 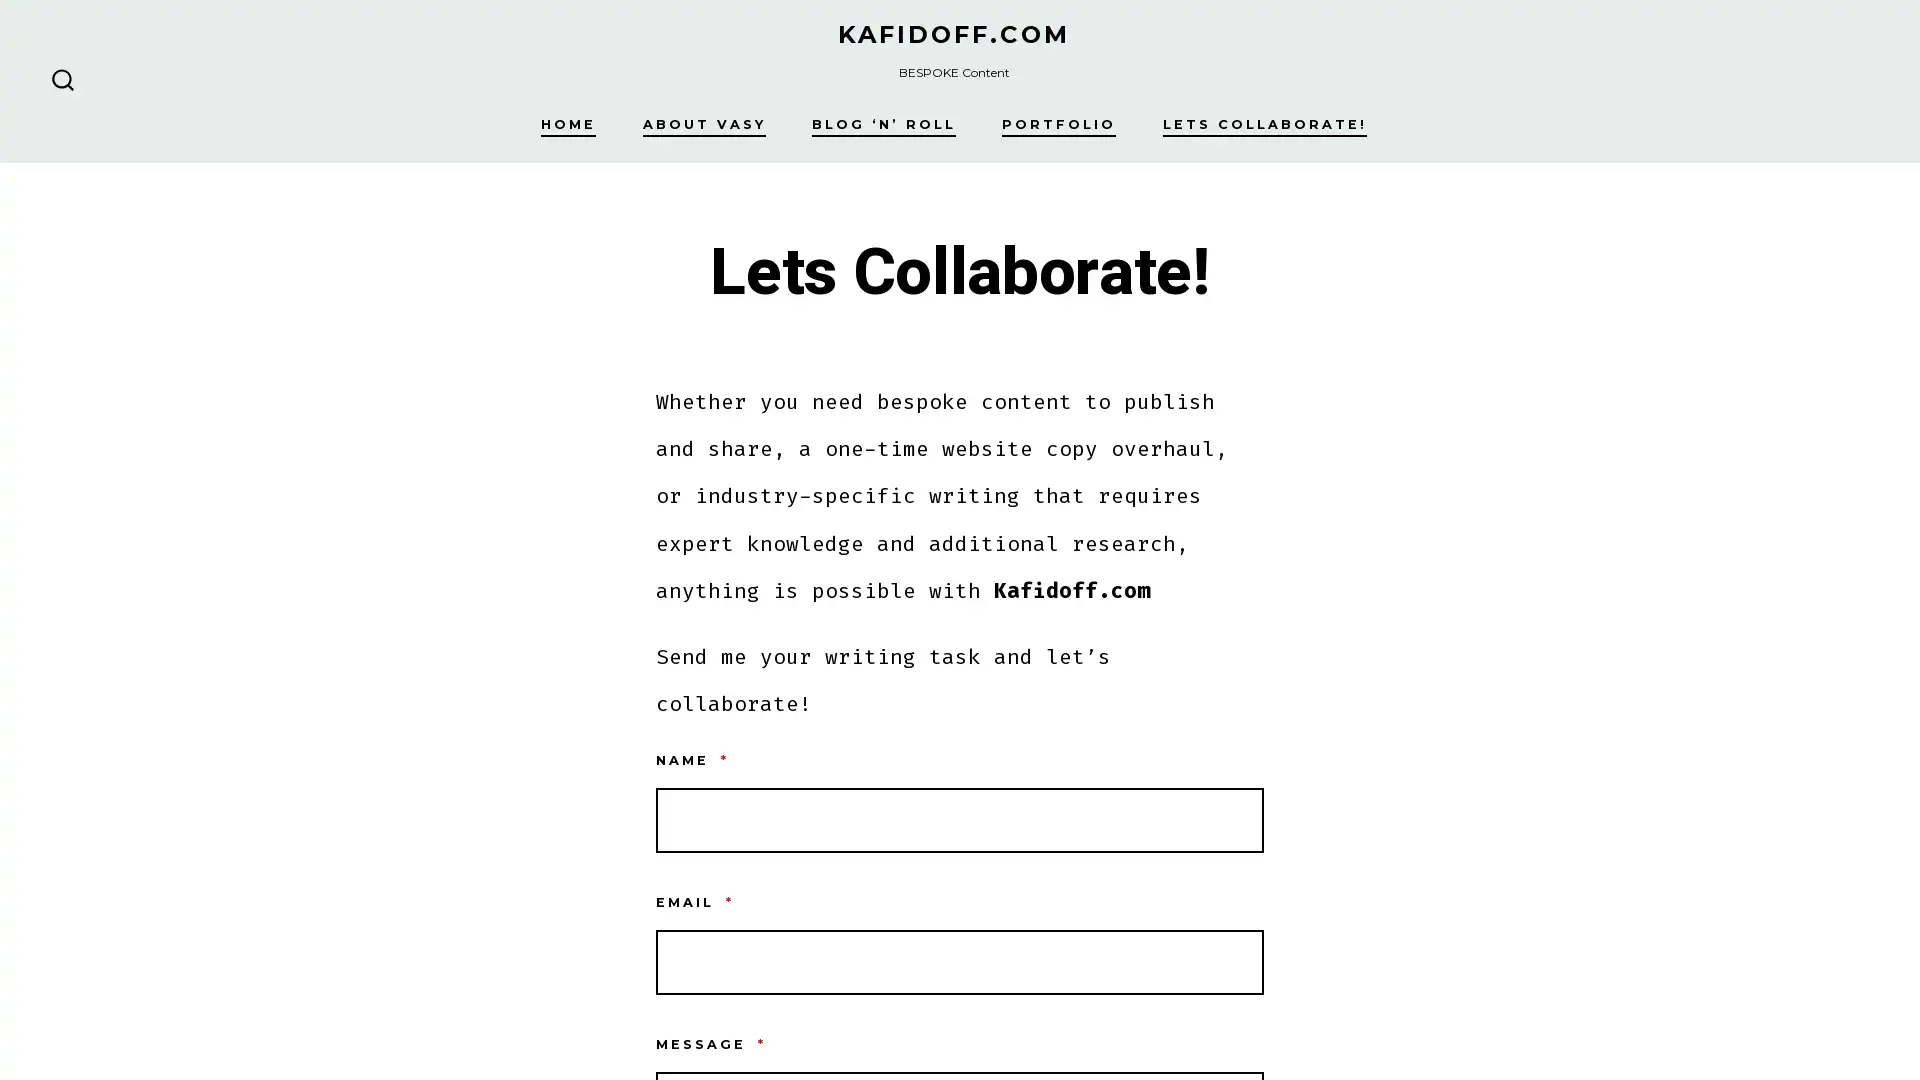 What do you see at coordinates (62, 80) in the screenshot?
I see `SEARCH TOGGLE` at bounding box center [62, 80].